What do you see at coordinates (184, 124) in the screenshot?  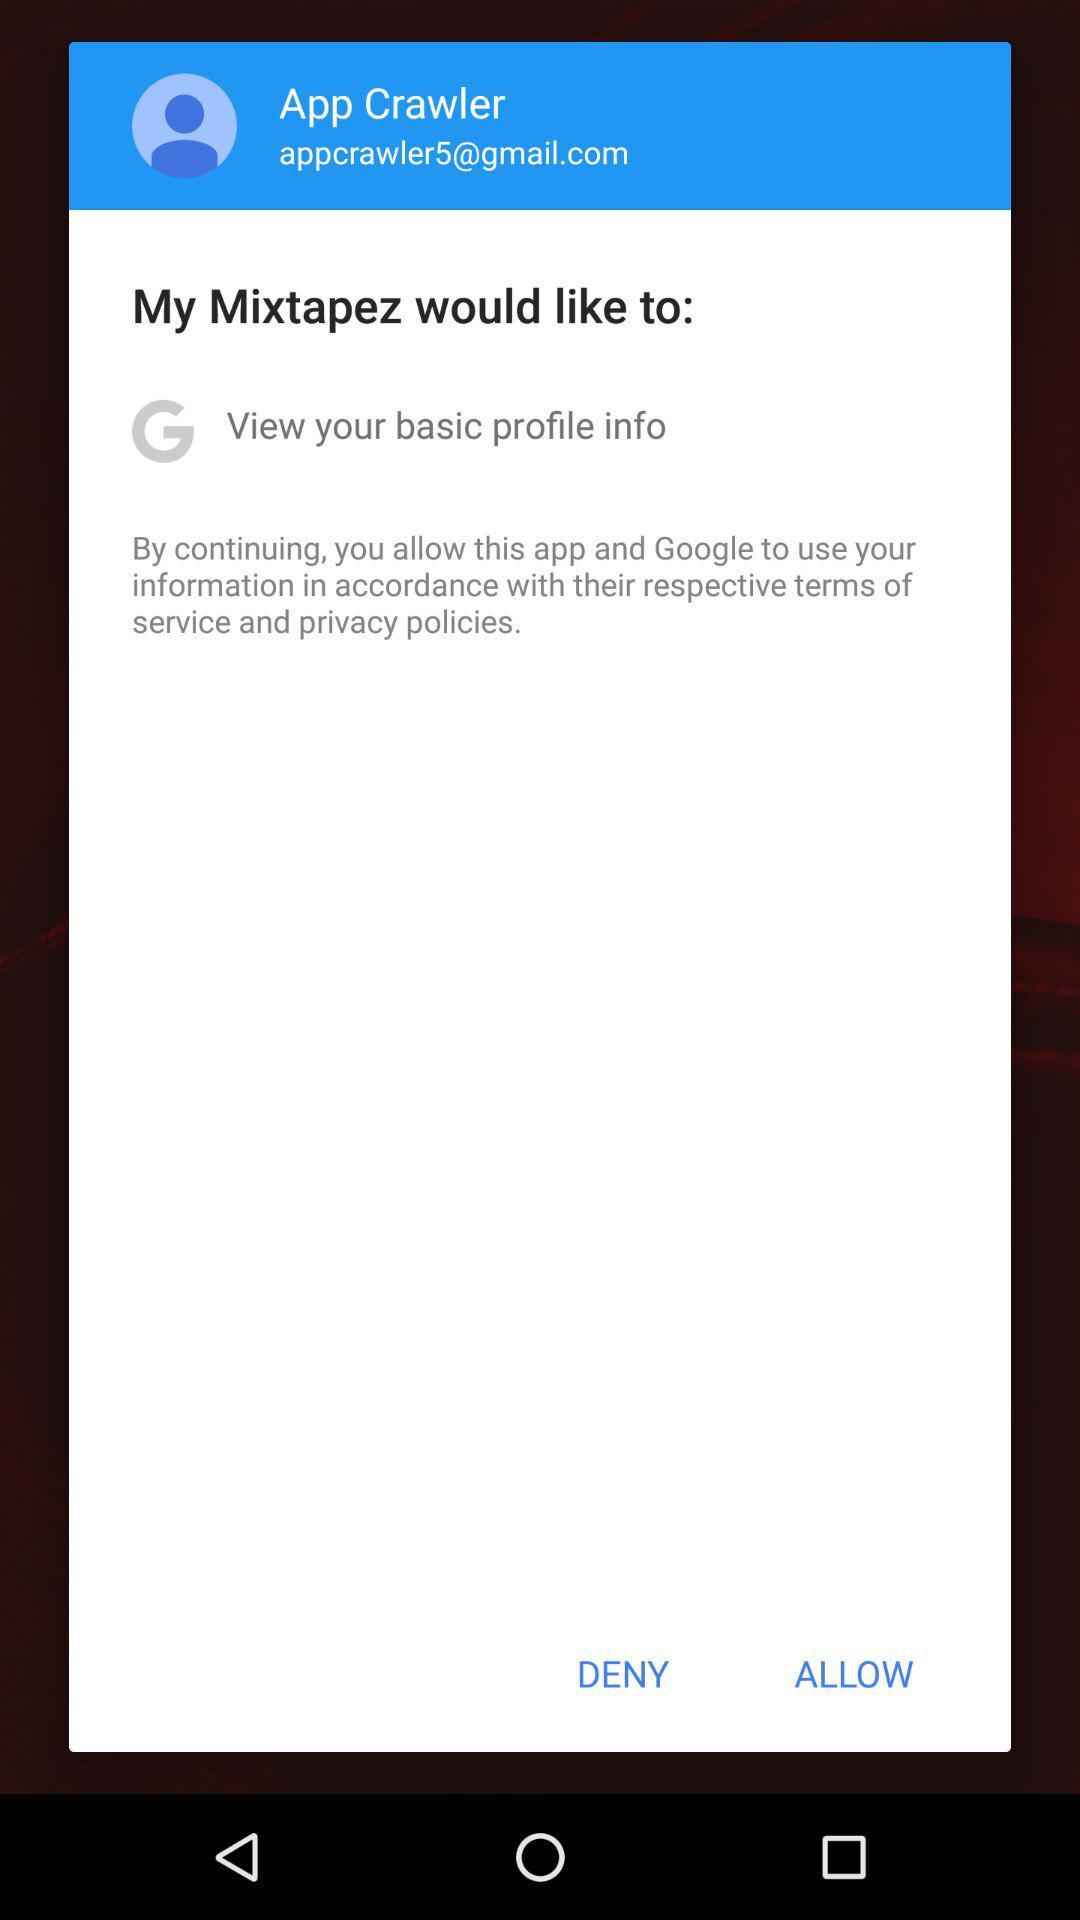 I see `icon above my mixtapez would` at bounding box center [184, 124].